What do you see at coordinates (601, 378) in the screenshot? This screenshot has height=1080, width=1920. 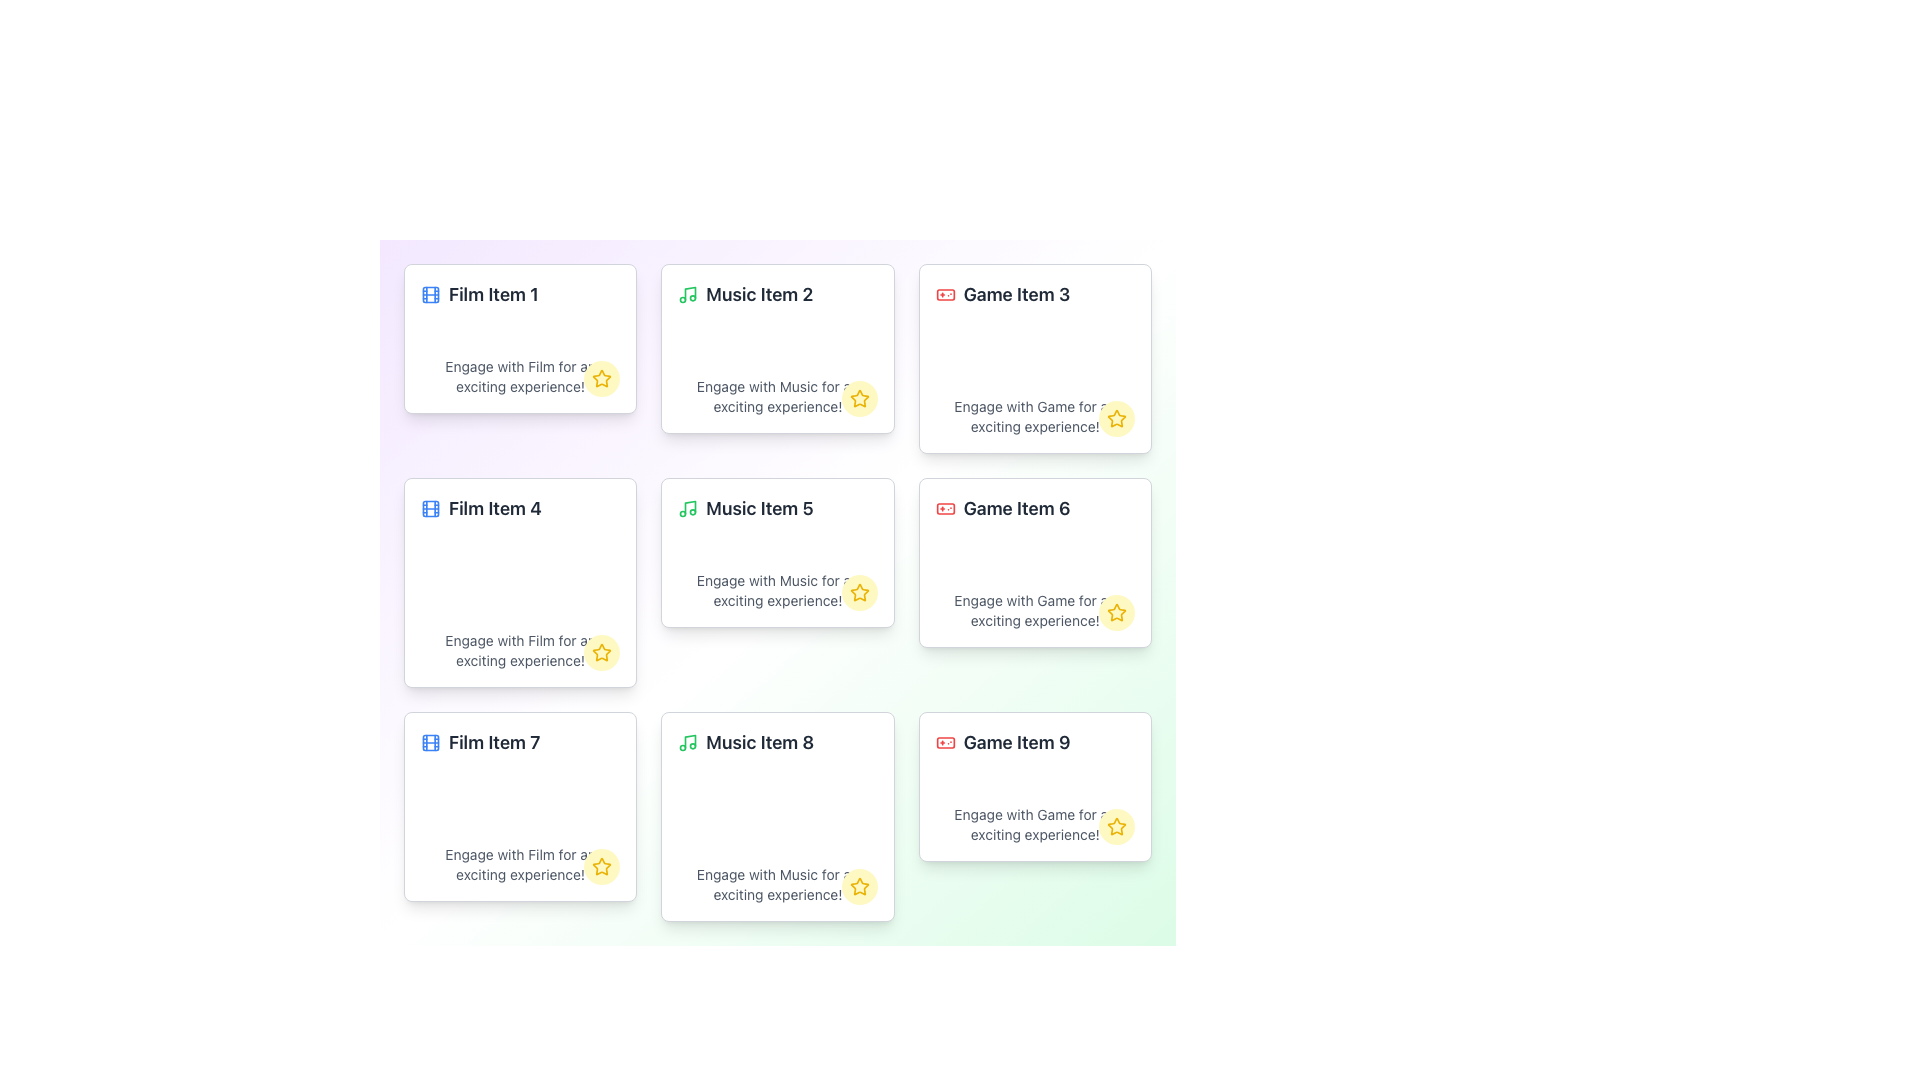 I see `the star icon in the lower-right corner of the card labeled 'Film Item 1'` at bounding box center [601, 378].